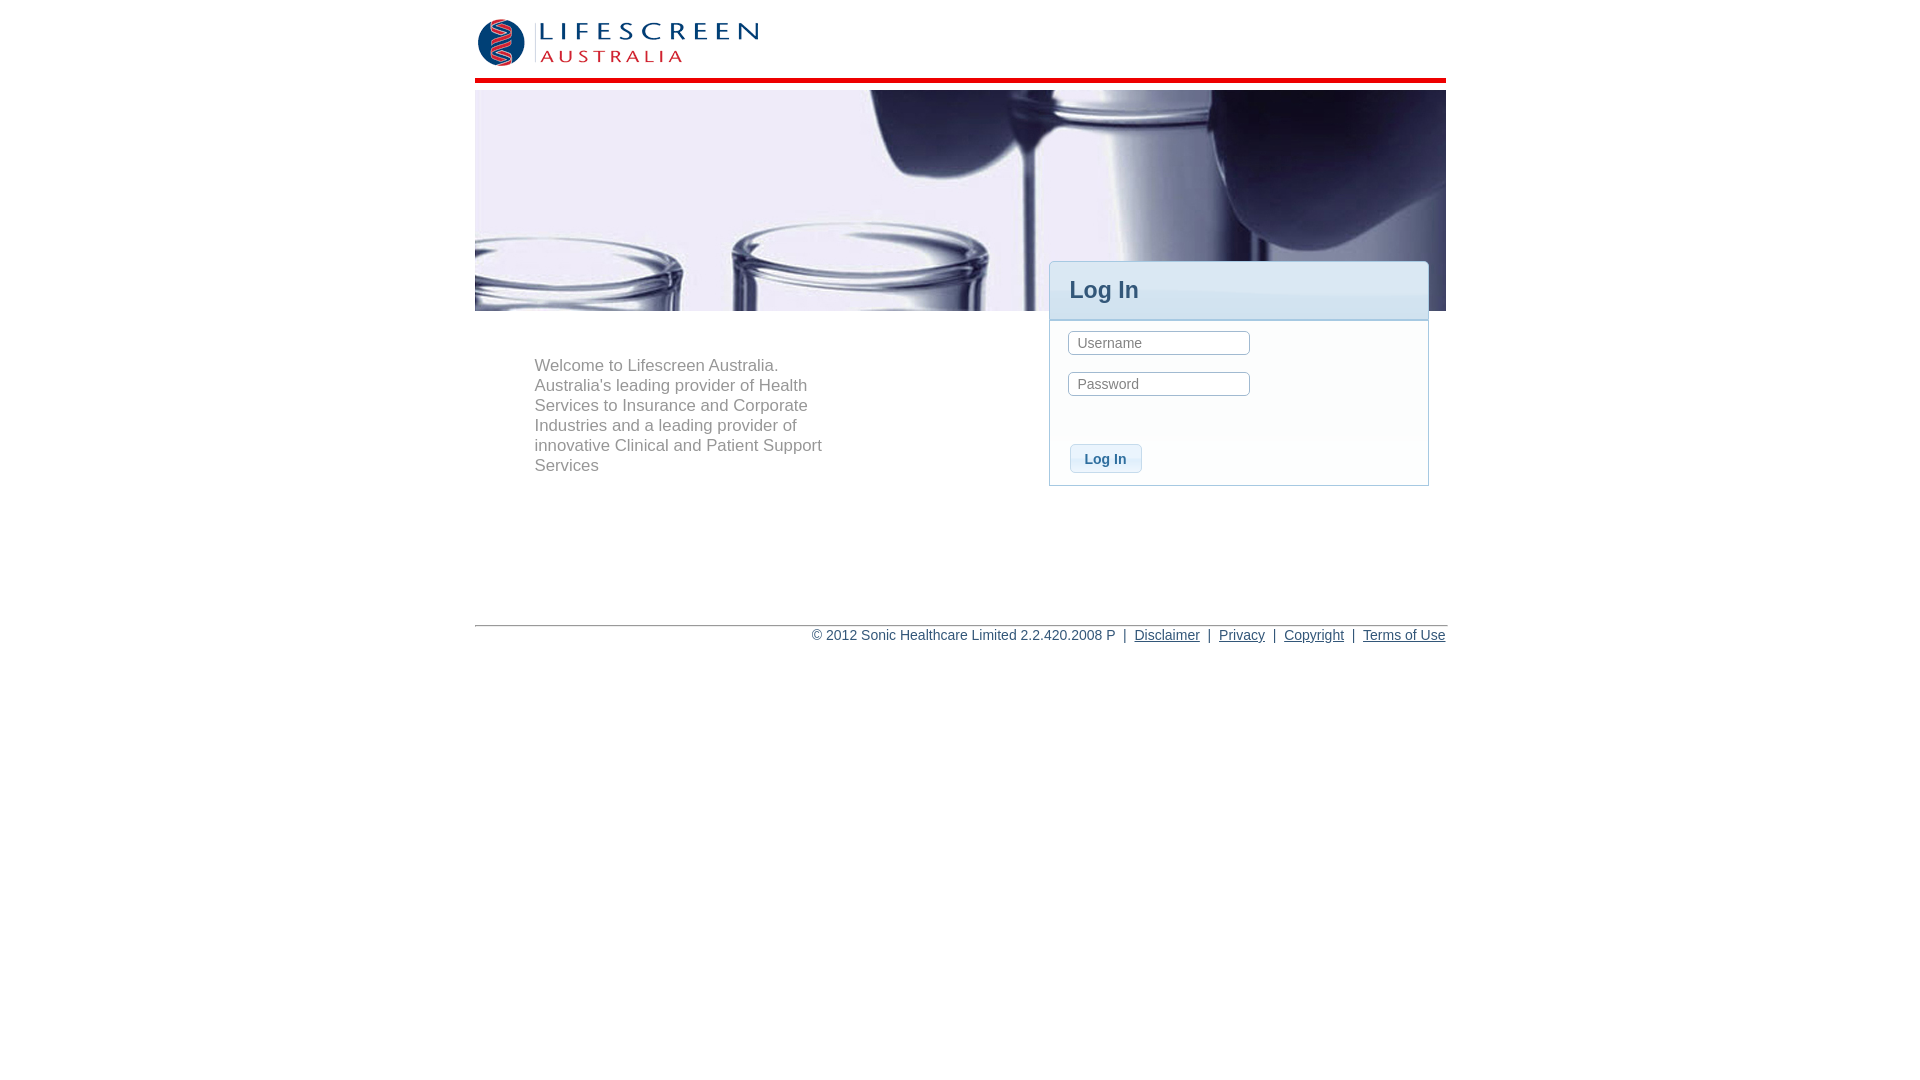 This screenshot has width=1920, height=1080. What do you see at coordinates (1166, 635) in the screenshot?
I see `'Disclaimer'` at bounding box center [1166, 635].